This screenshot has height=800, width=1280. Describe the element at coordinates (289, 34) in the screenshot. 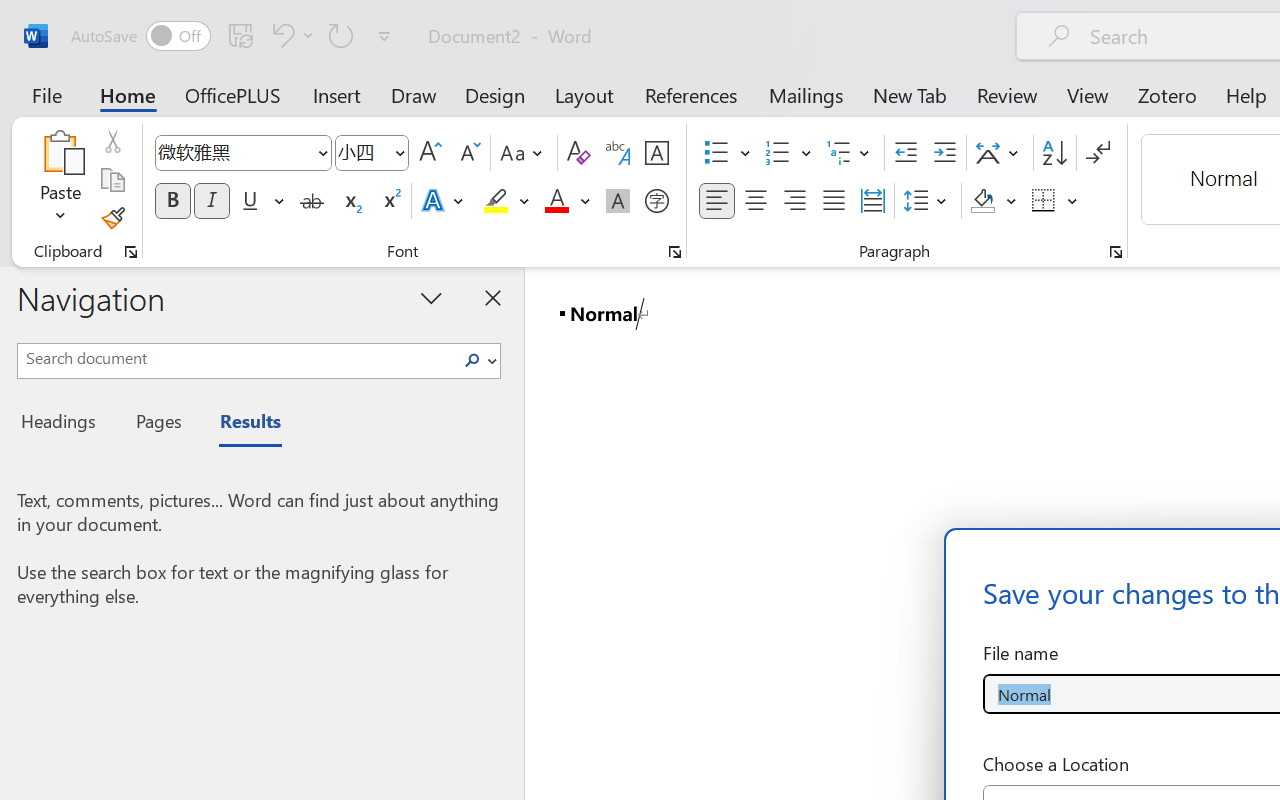

I see `'Undo Style'` at that location.